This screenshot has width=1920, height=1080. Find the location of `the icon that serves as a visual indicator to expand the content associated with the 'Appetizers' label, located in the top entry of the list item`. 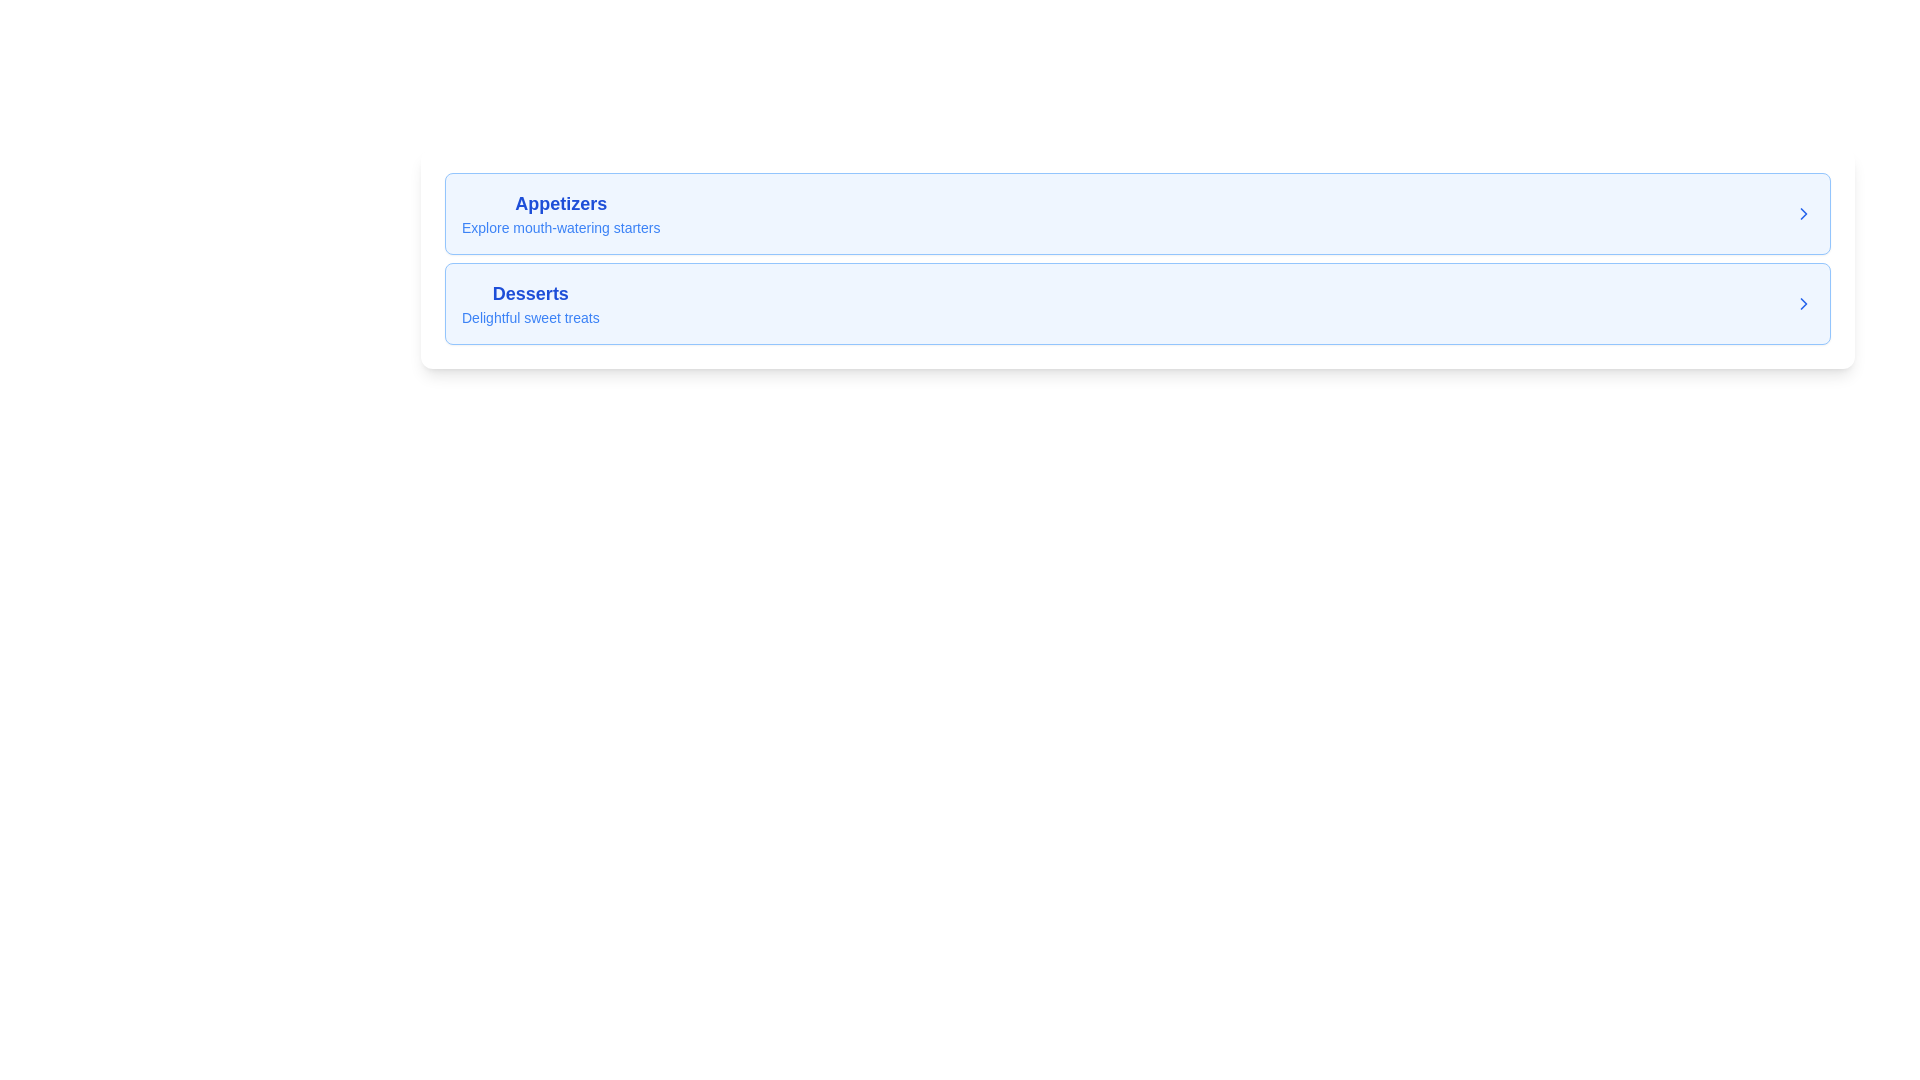

the icon that serves as a visual indicator to expand the content associated with the 'Appetizers' label, located in the top entry of the list item is located at coordinates (1804, 213).